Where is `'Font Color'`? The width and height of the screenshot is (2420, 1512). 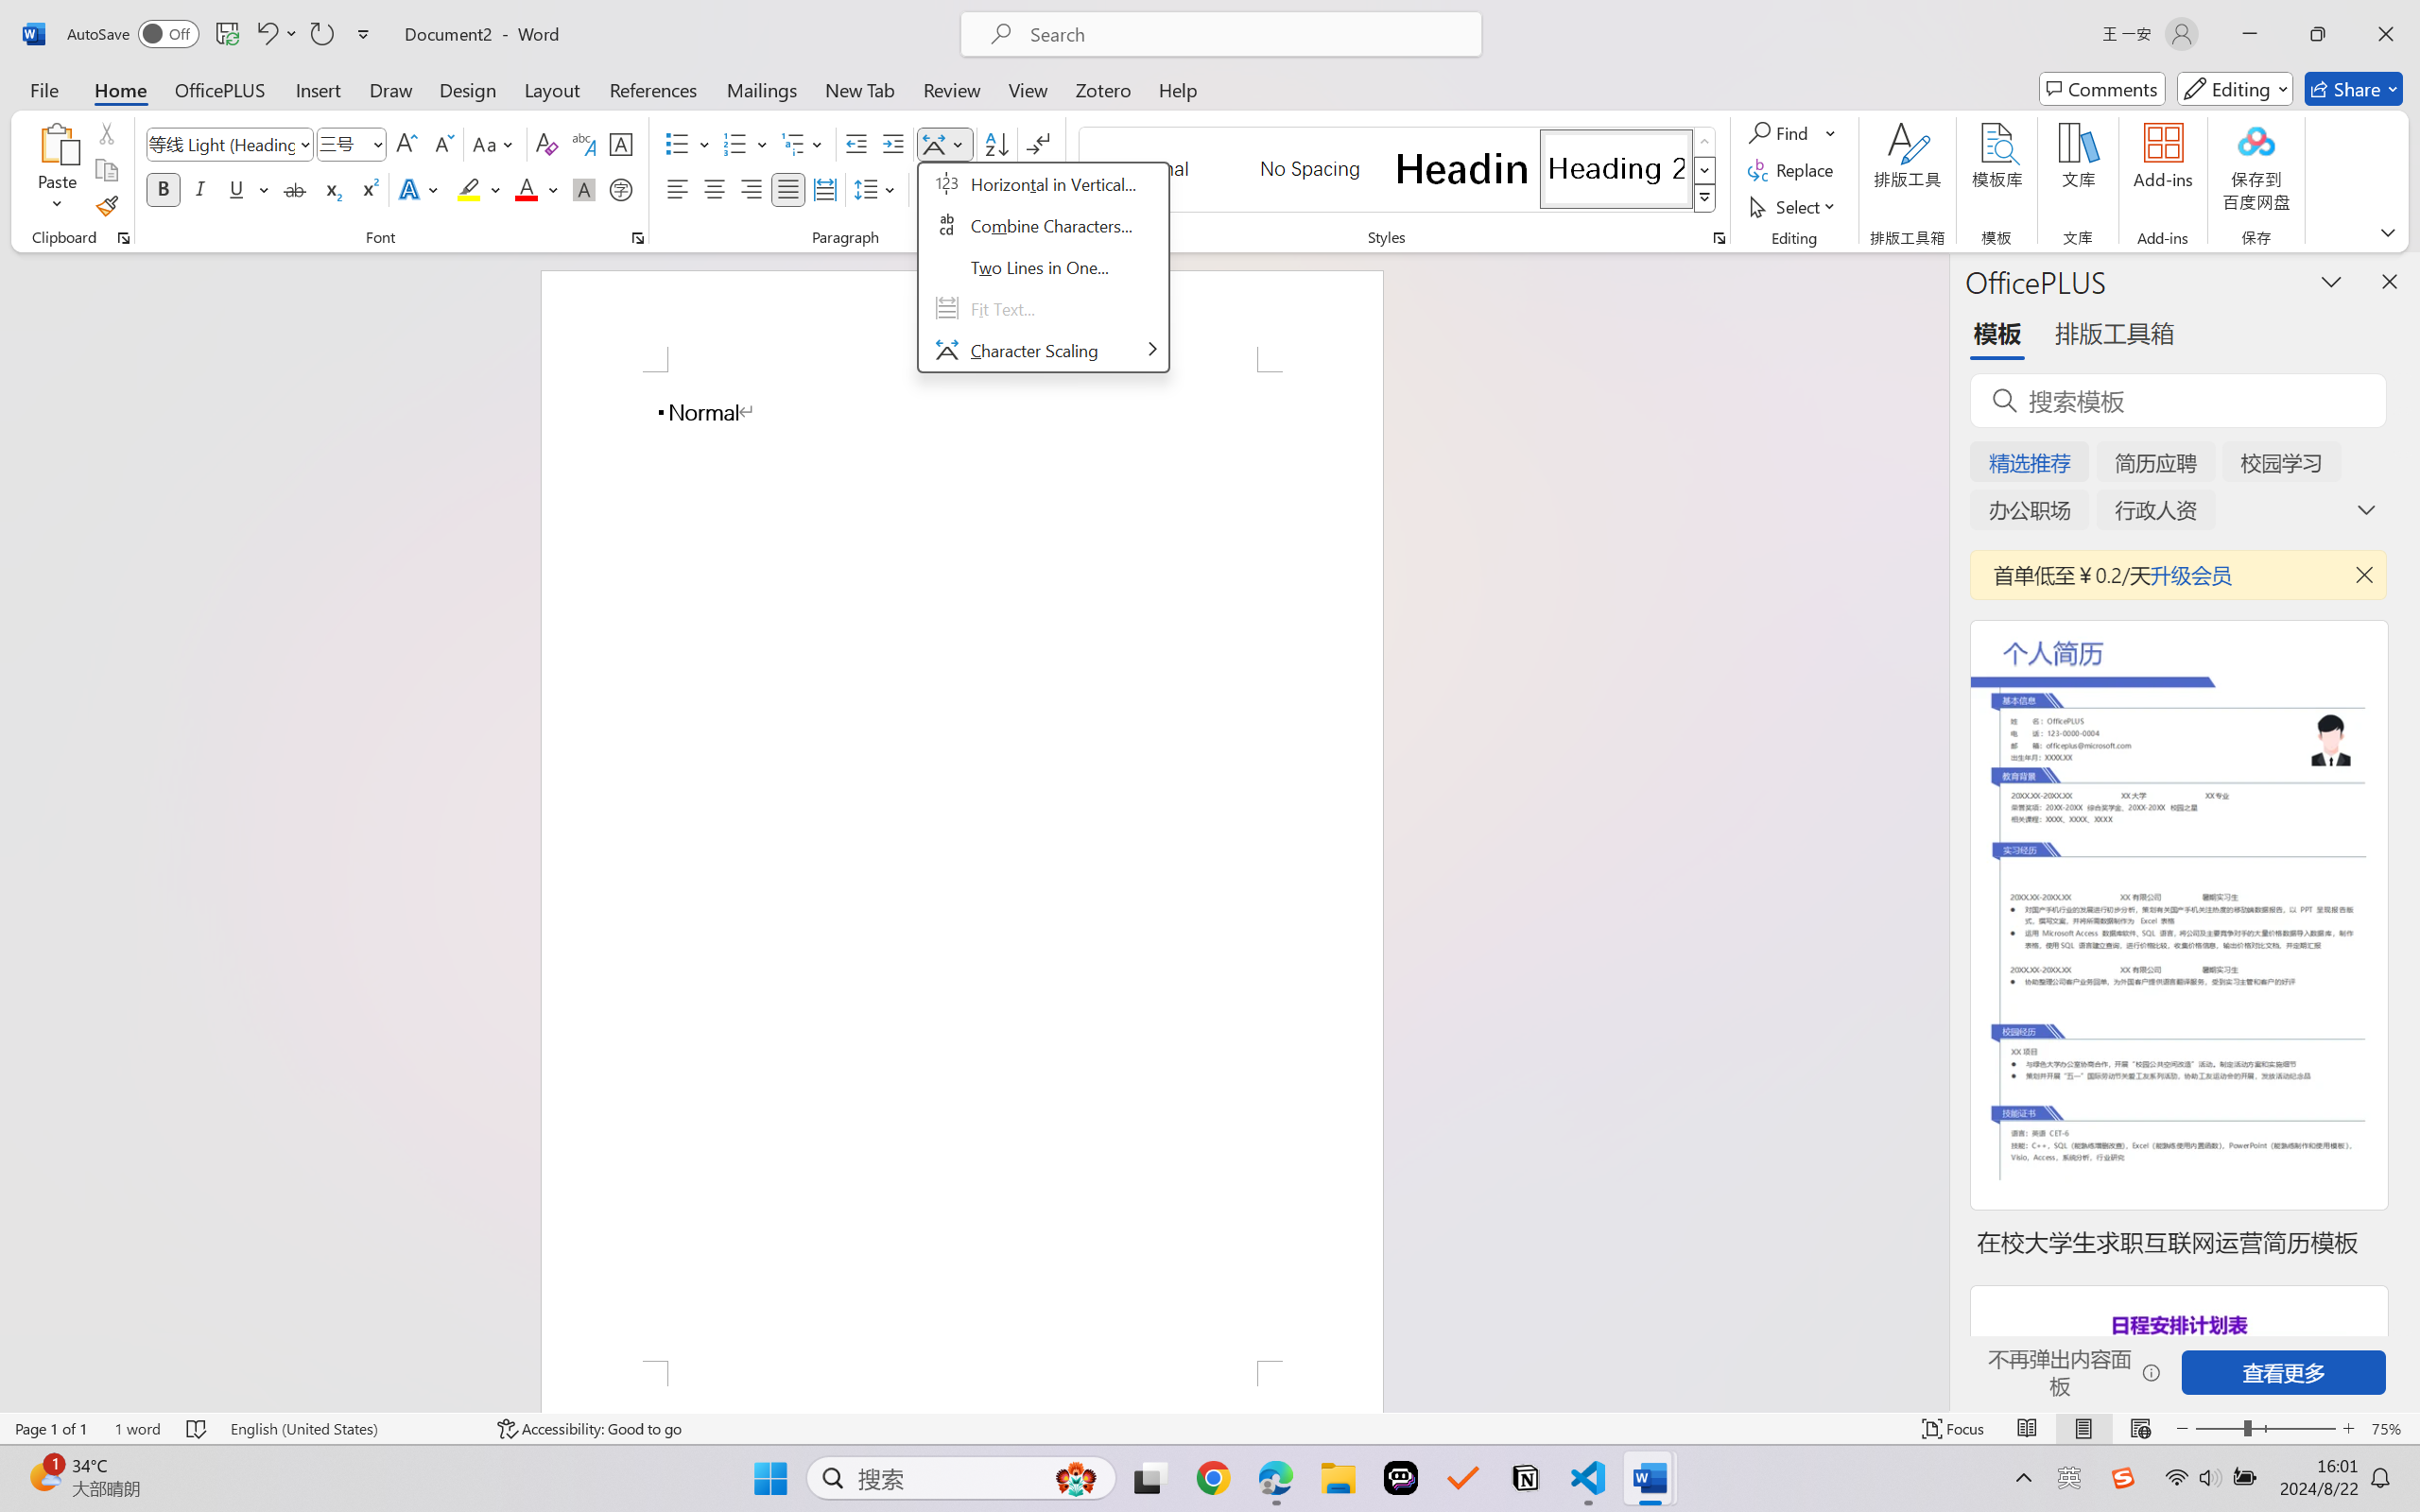 'Font Color' is located at coordinates (536, 188).